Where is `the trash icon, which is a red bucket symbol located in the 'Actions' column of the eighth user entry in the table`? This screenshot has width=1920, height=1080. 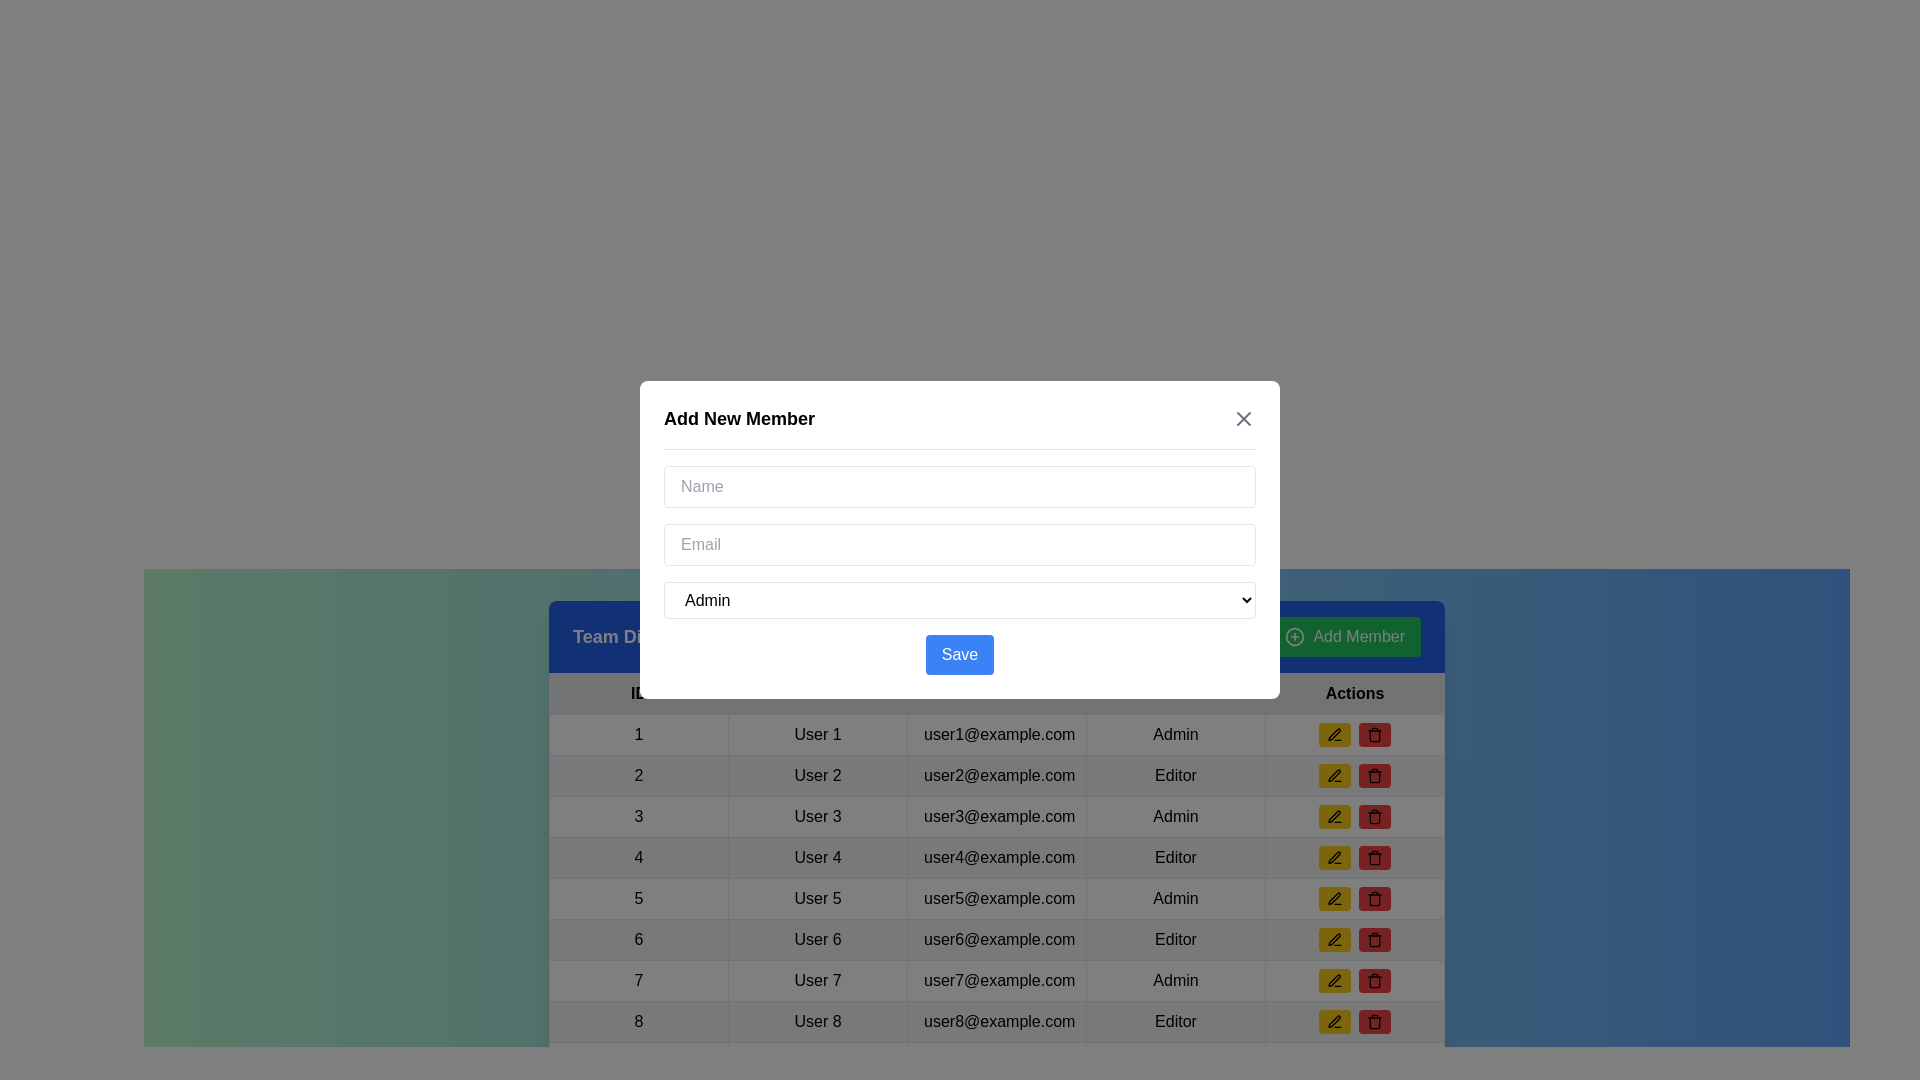 the trash icon, which is a red bucket symbol located in the 'Actions' column of the eighth user entry in the table is located at coordinates (1373, 858).